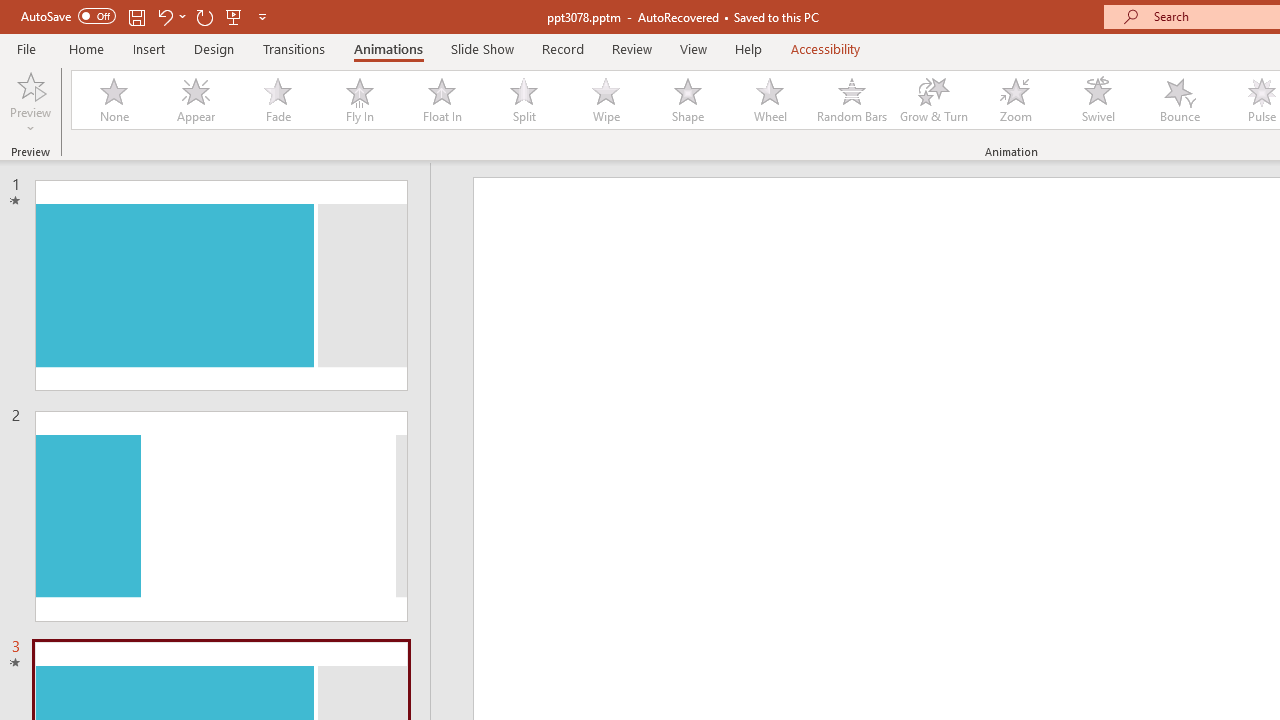 Image resolution: width=1280 pixels, height=720 pixels. Describe the element at coordinates (933, 100) in the screenshot. I see `'Grow & Turn'` at that location.